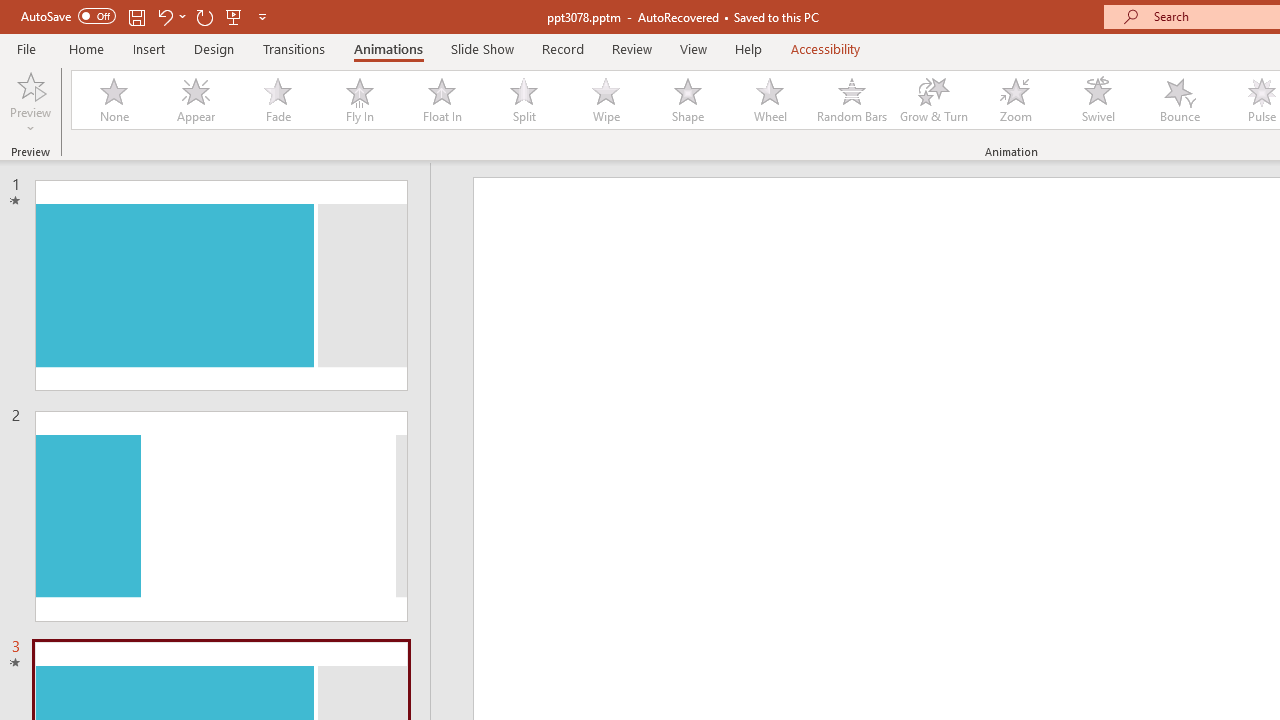 Image resolution: width=1280 pixels, height=720 pixels. Describe the element at coordinates (933, 100) in the screenshot. I see `'Grow & Turn'` at that location.